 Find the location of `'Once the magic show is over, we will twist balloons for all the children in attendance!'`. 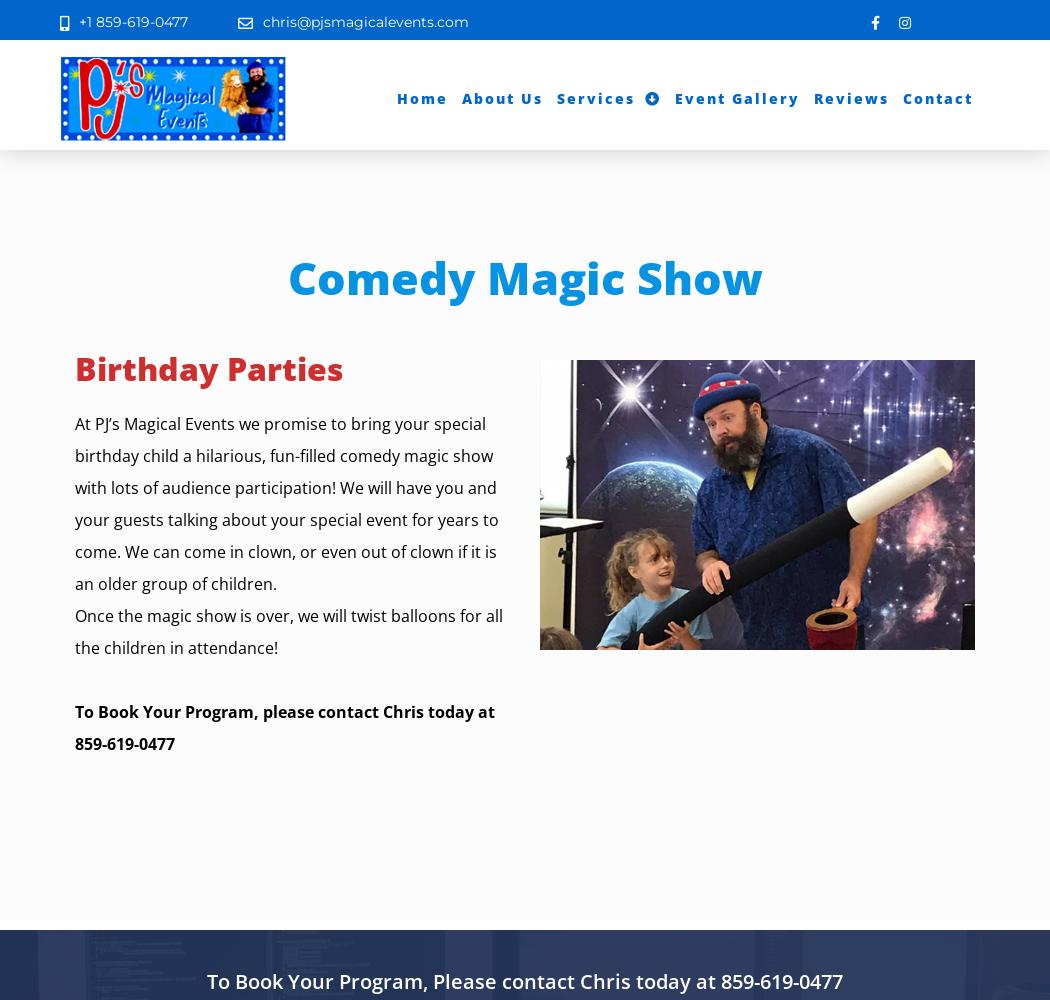

'Once the magic show is over, we will twist balloons for all the children in attendance!' is located at coordinates (287, 632).